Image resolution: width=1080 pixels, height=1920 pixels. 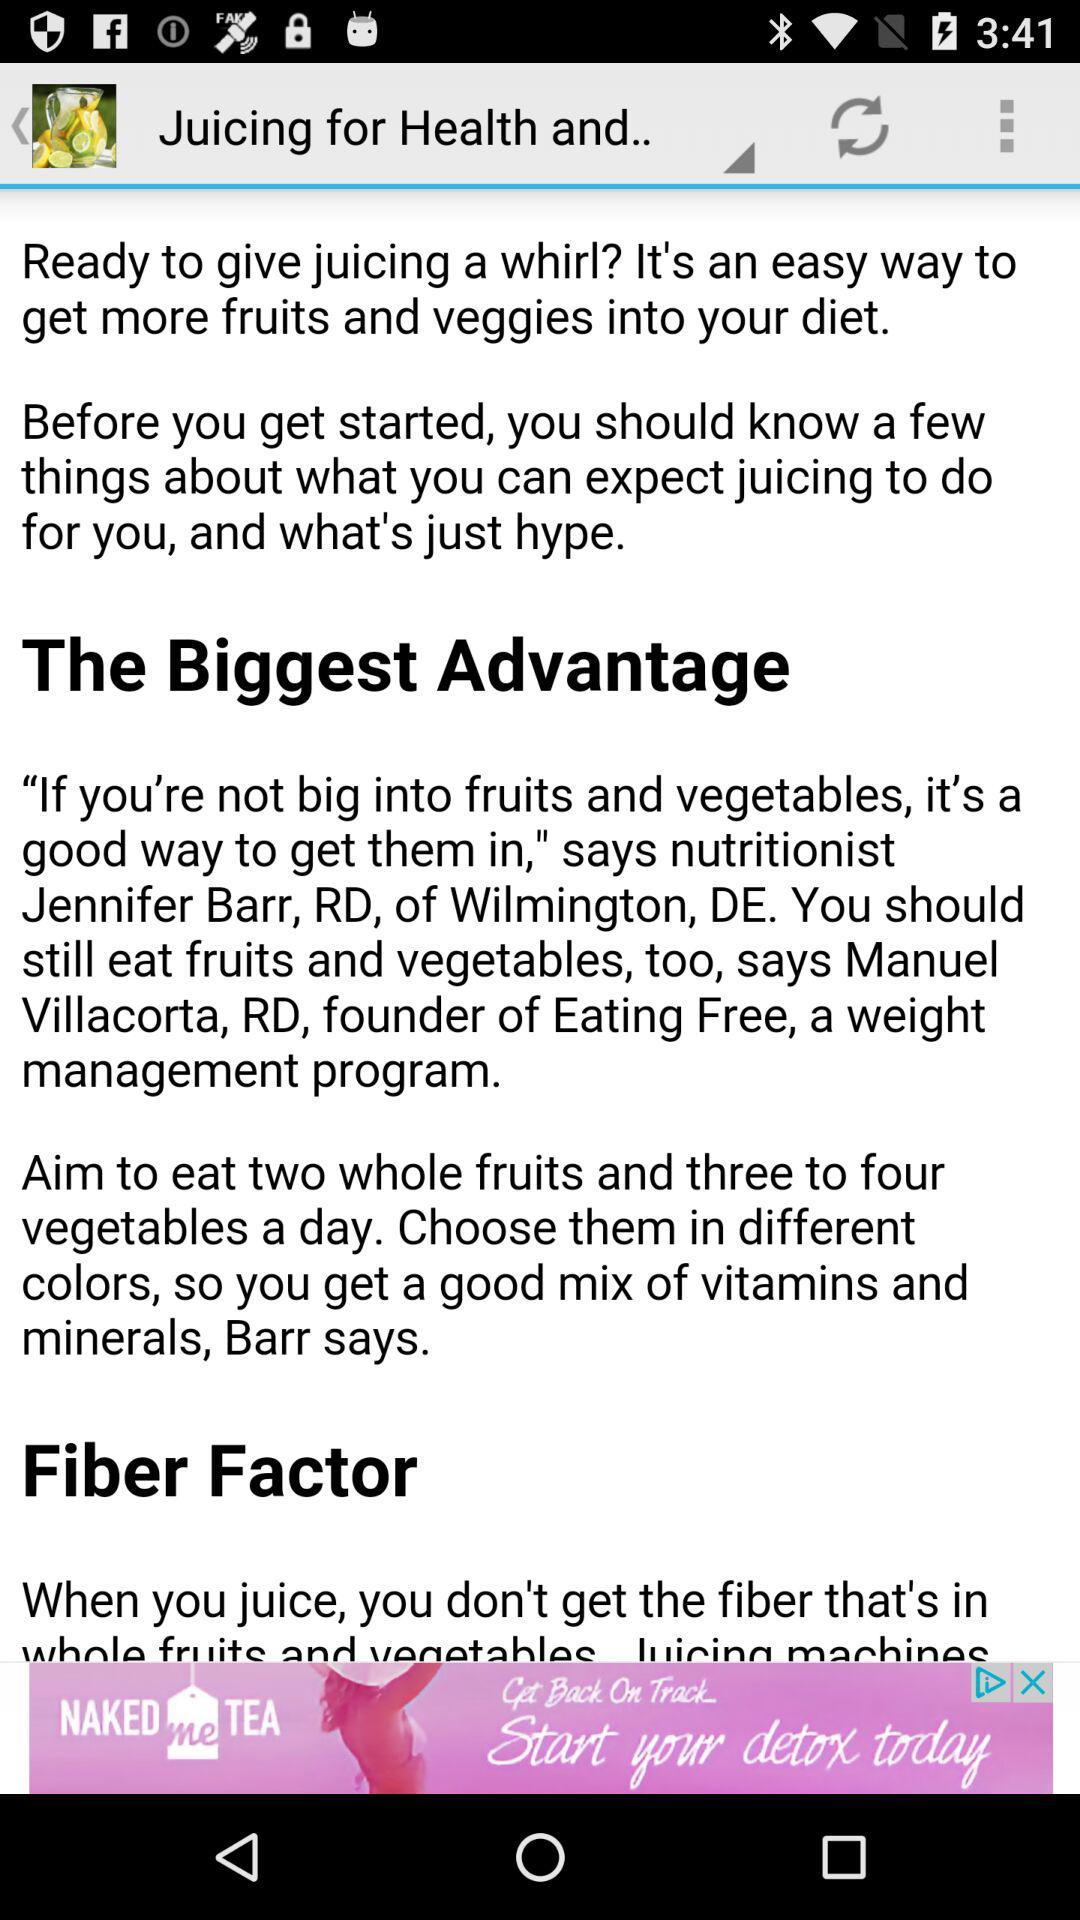 I want to click on the advertisement, so click(x=540, y=1727).